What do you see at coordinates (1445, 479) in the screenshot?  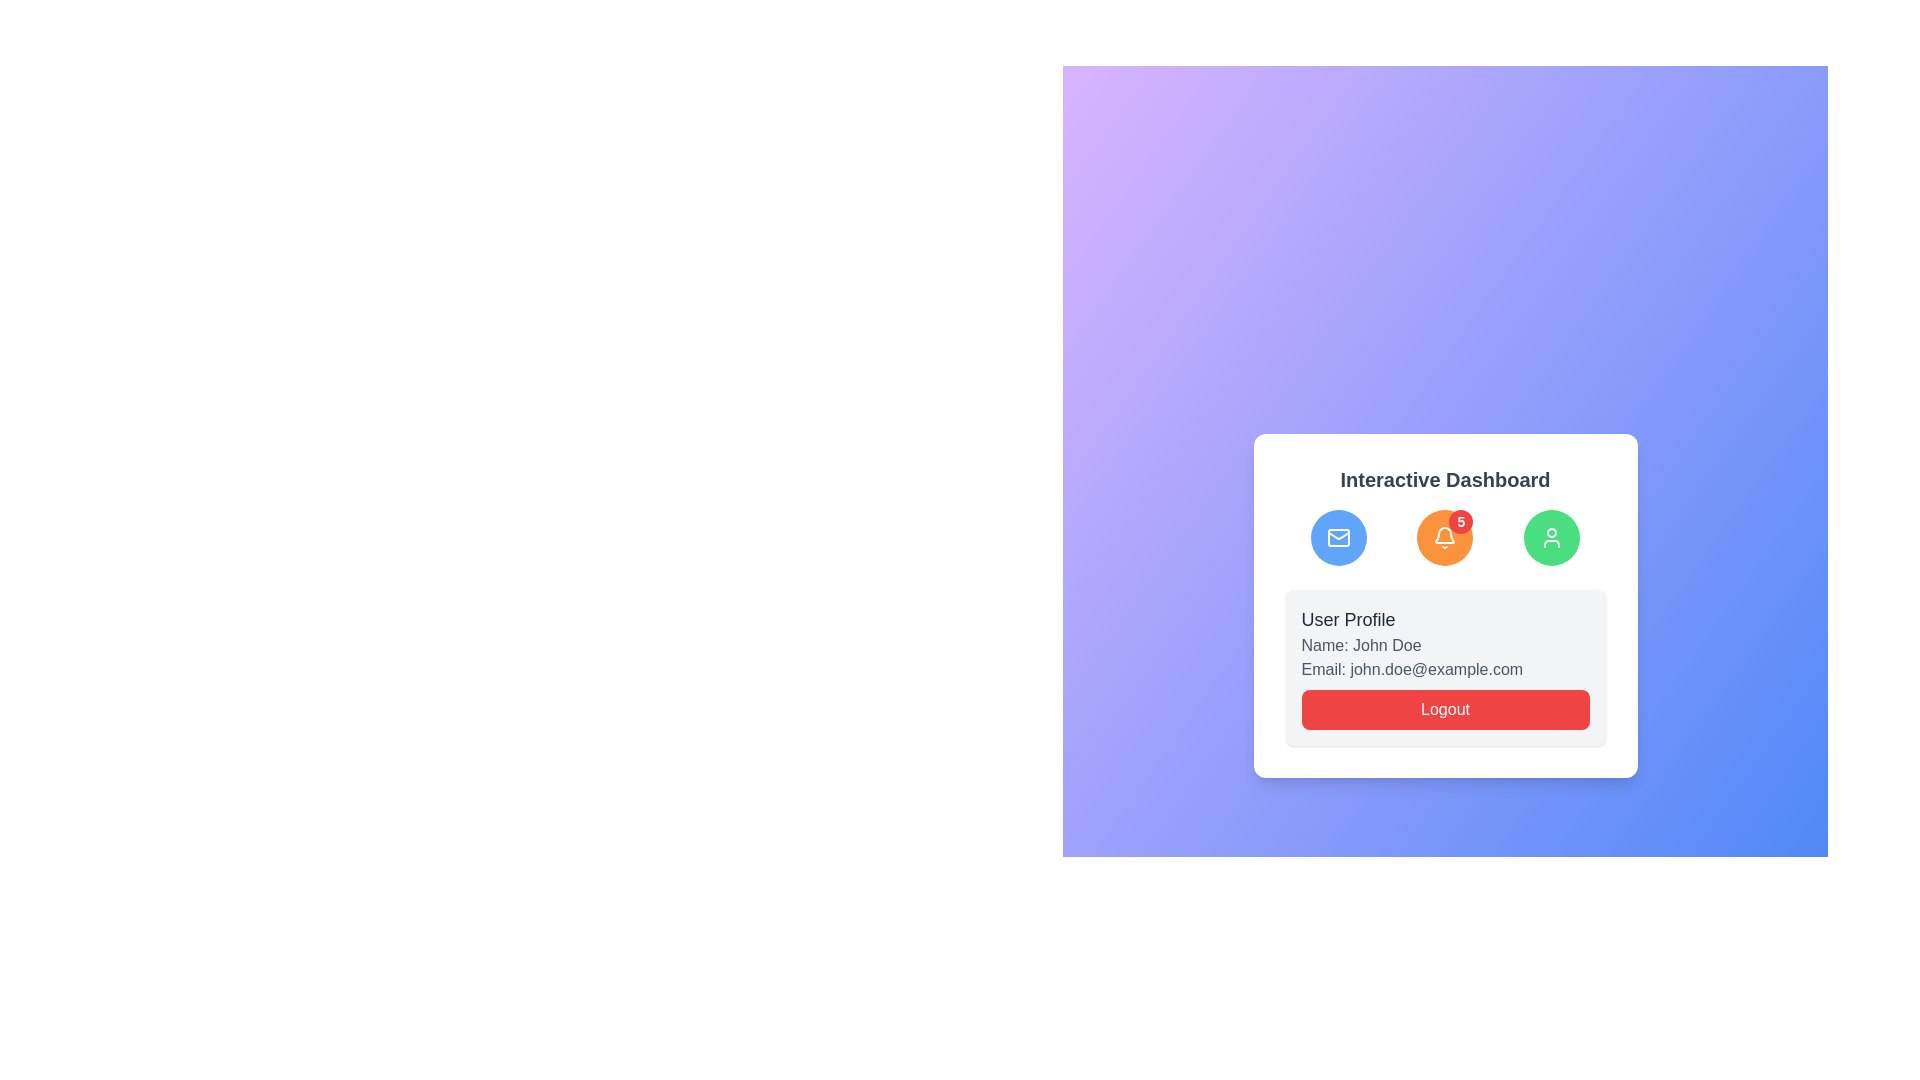 I see `text content of the 'Interactive Dashboard' label, which is a large, bold text in dark gray color, centered at the top of a card-like layout` at bounding box center [1445, 479].